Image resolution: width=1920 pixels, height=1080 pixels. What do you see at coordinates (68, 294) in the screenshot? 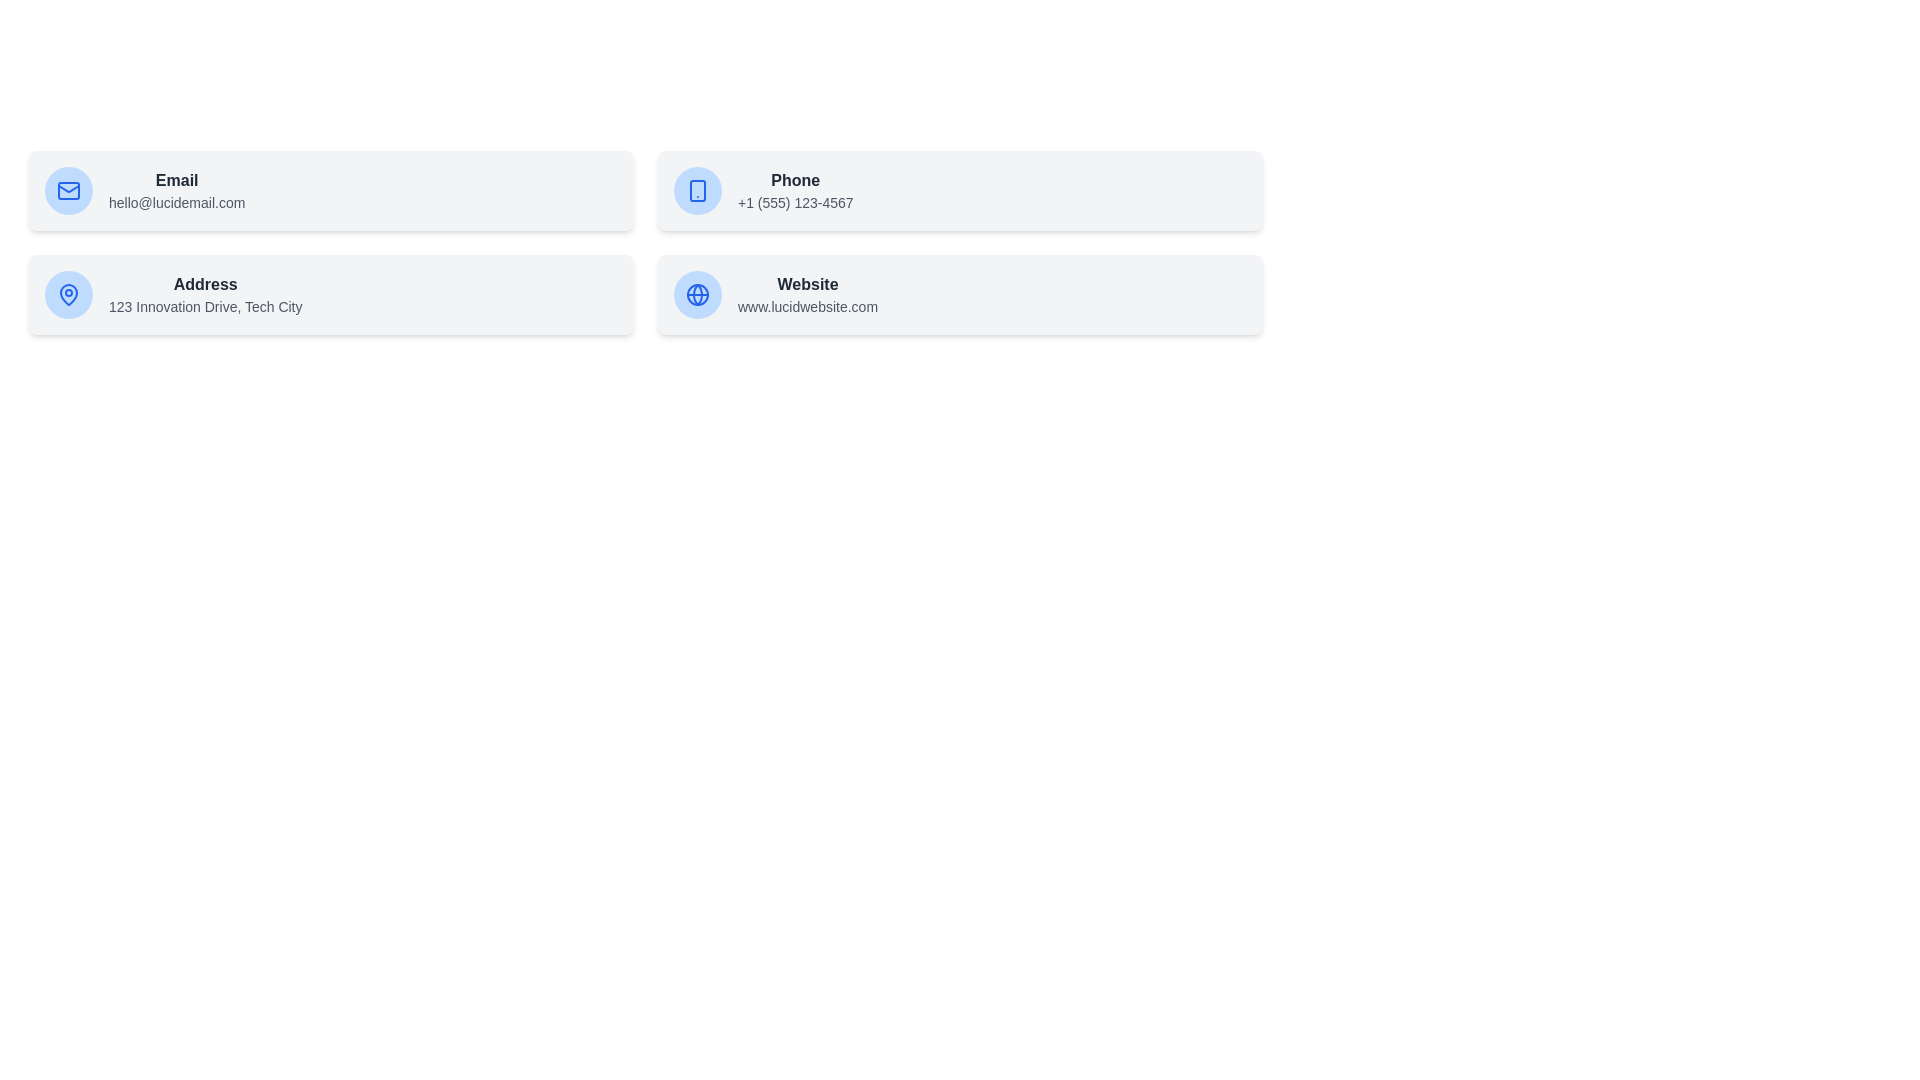
I see `the address icon located in the second row of the grid, which visually represents the concept of an address or location` at bounding box center [68, 294].